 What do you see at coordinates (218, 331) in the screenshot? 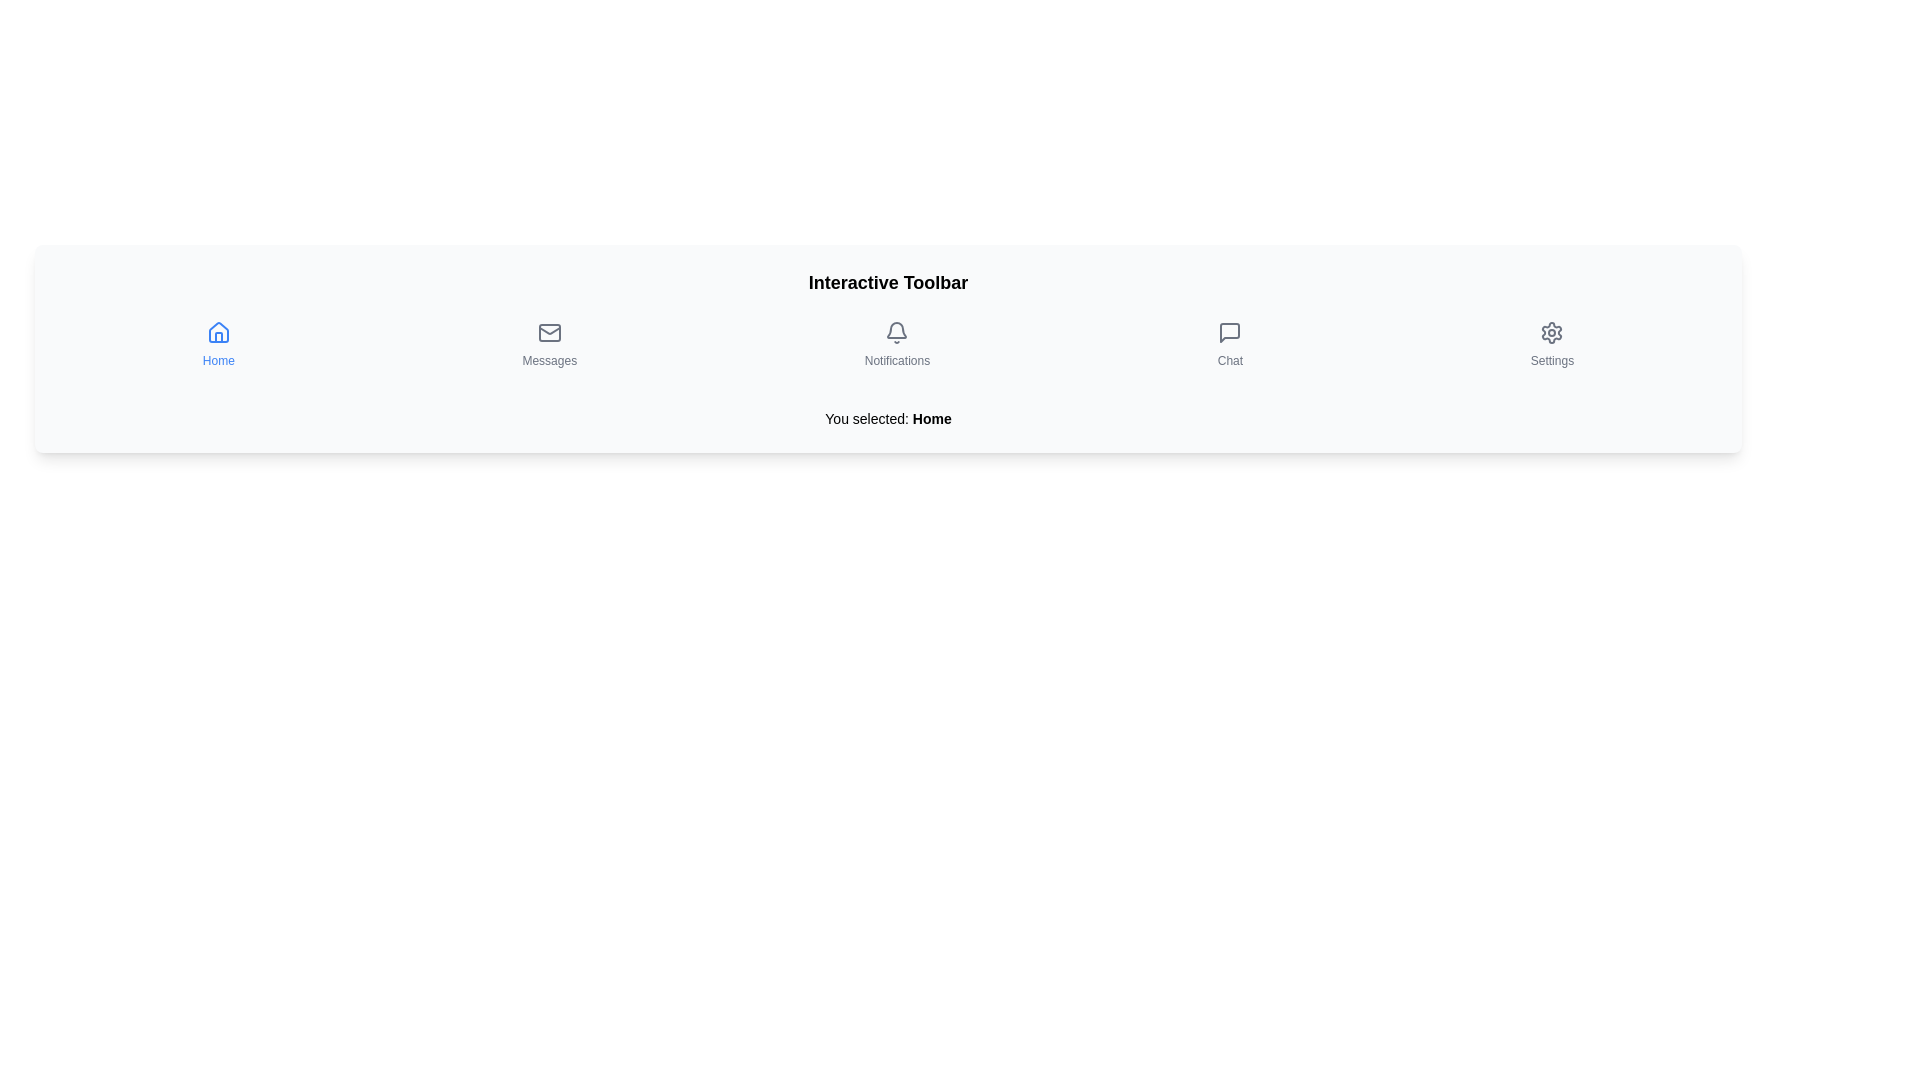
I see `the house-shaped icon in the toolbar` at bounding box center [218, 331].